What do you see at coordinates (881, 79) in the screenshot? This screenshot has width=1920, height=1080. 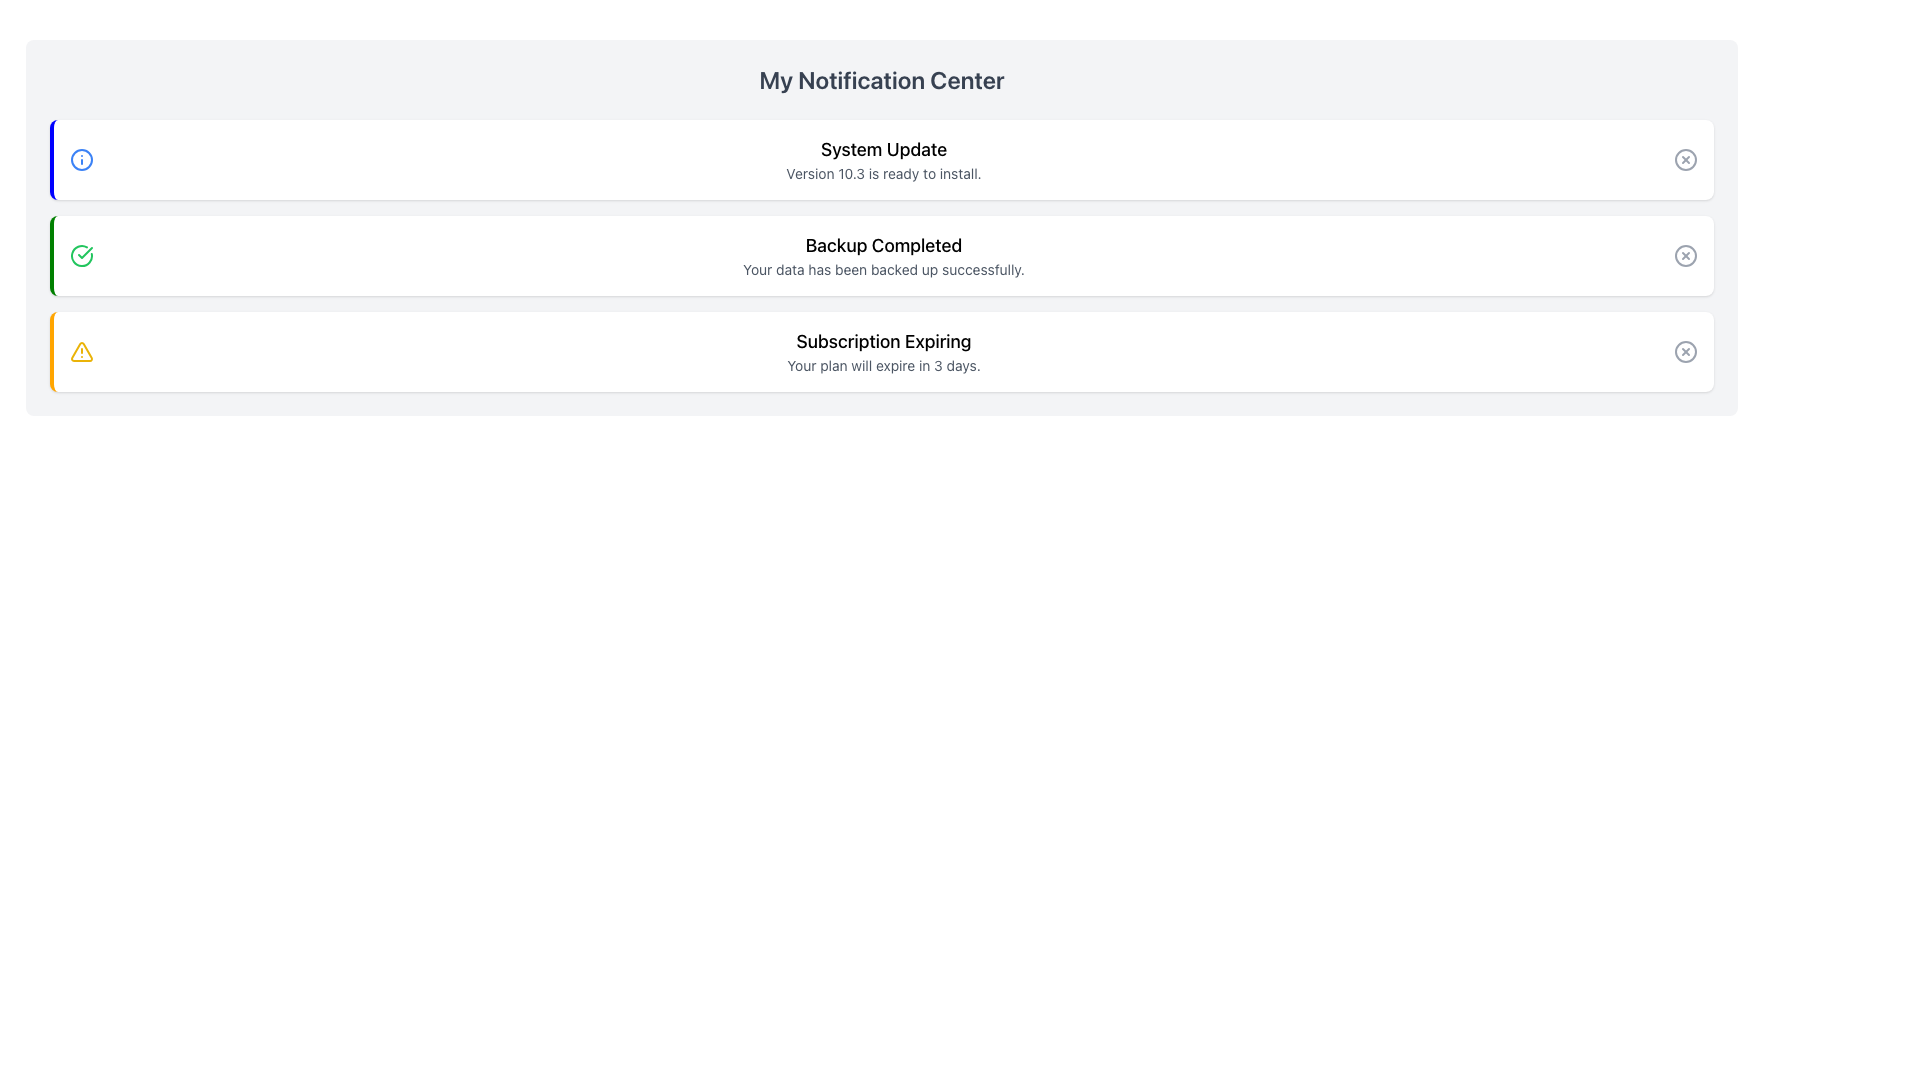 I see `the static text label that serves as the title for the notification panel located at the top of the 'Notification Center' section` at bounding box center [881, 79].